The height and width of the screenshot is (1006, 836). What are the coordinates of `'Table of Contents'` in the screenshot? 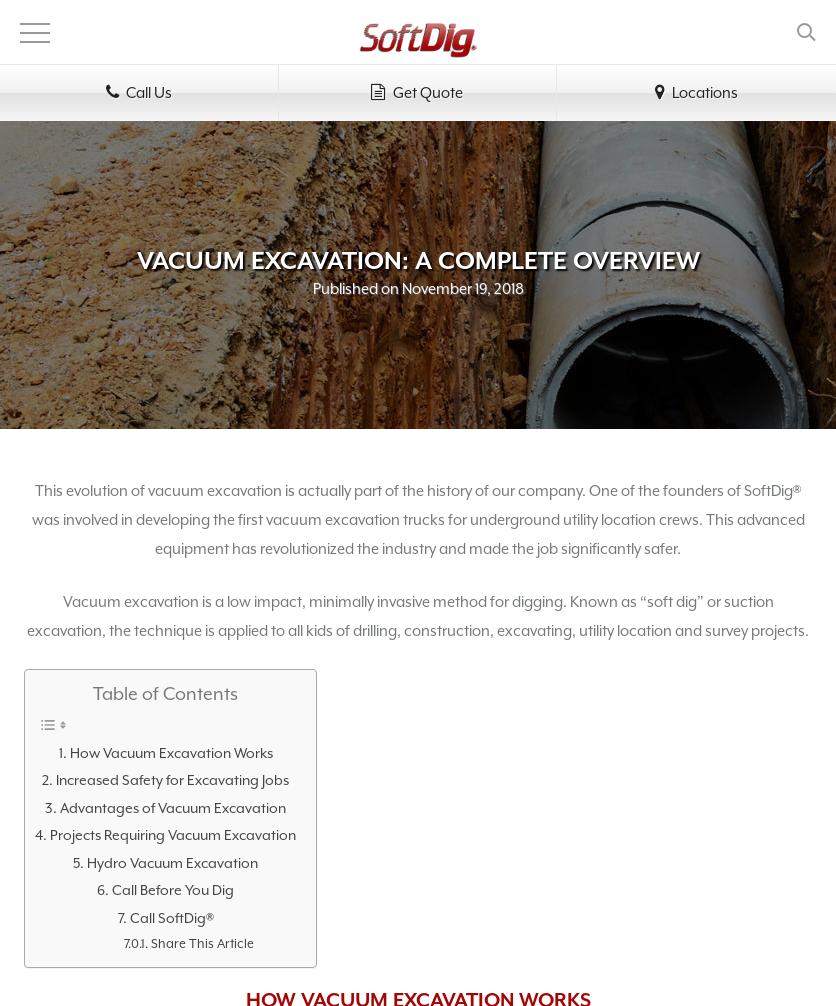 It's located at (164, 694).